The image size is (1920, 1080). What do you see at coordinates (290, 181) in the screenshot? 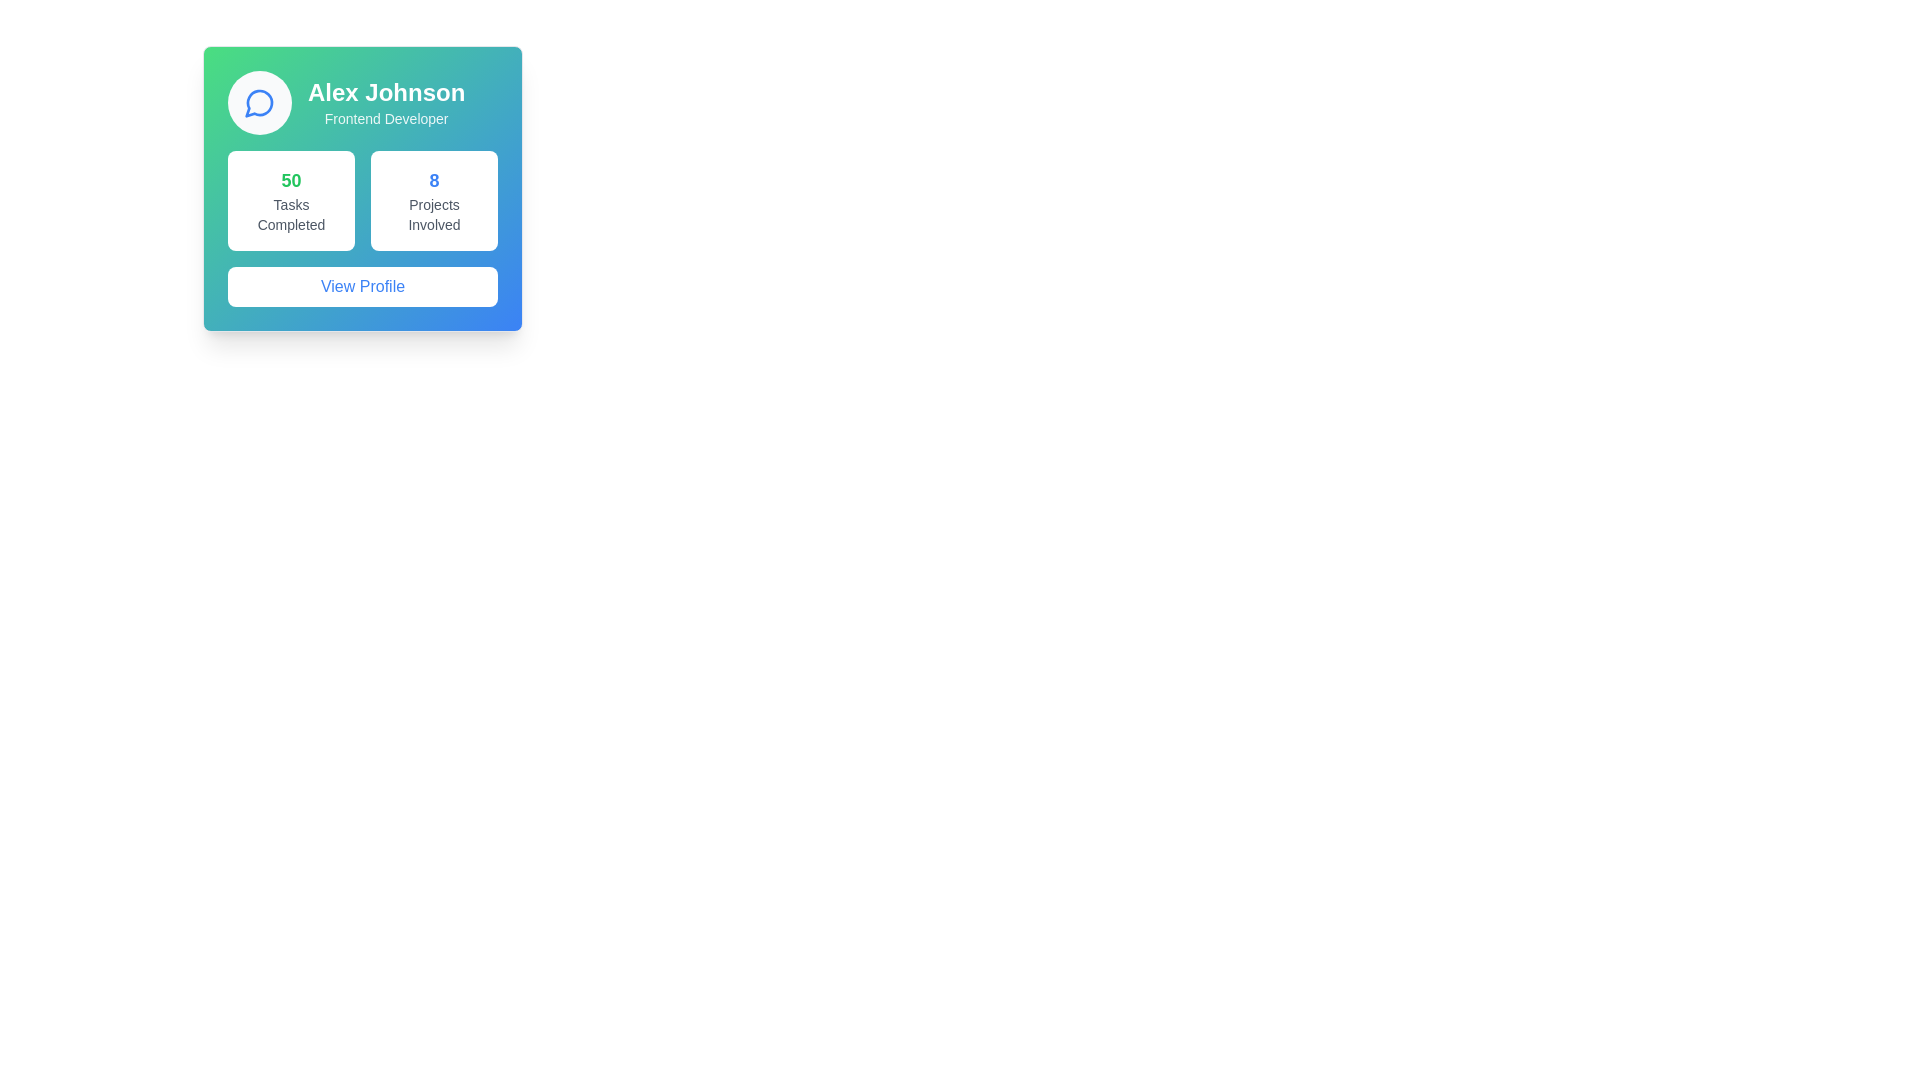
I see `value of the label displaying the numeral '50' which is styled in green font, bold, and larger size, located above the 'Tasks Completed' label within a card-like UI element` at bounding box center [290, 181].